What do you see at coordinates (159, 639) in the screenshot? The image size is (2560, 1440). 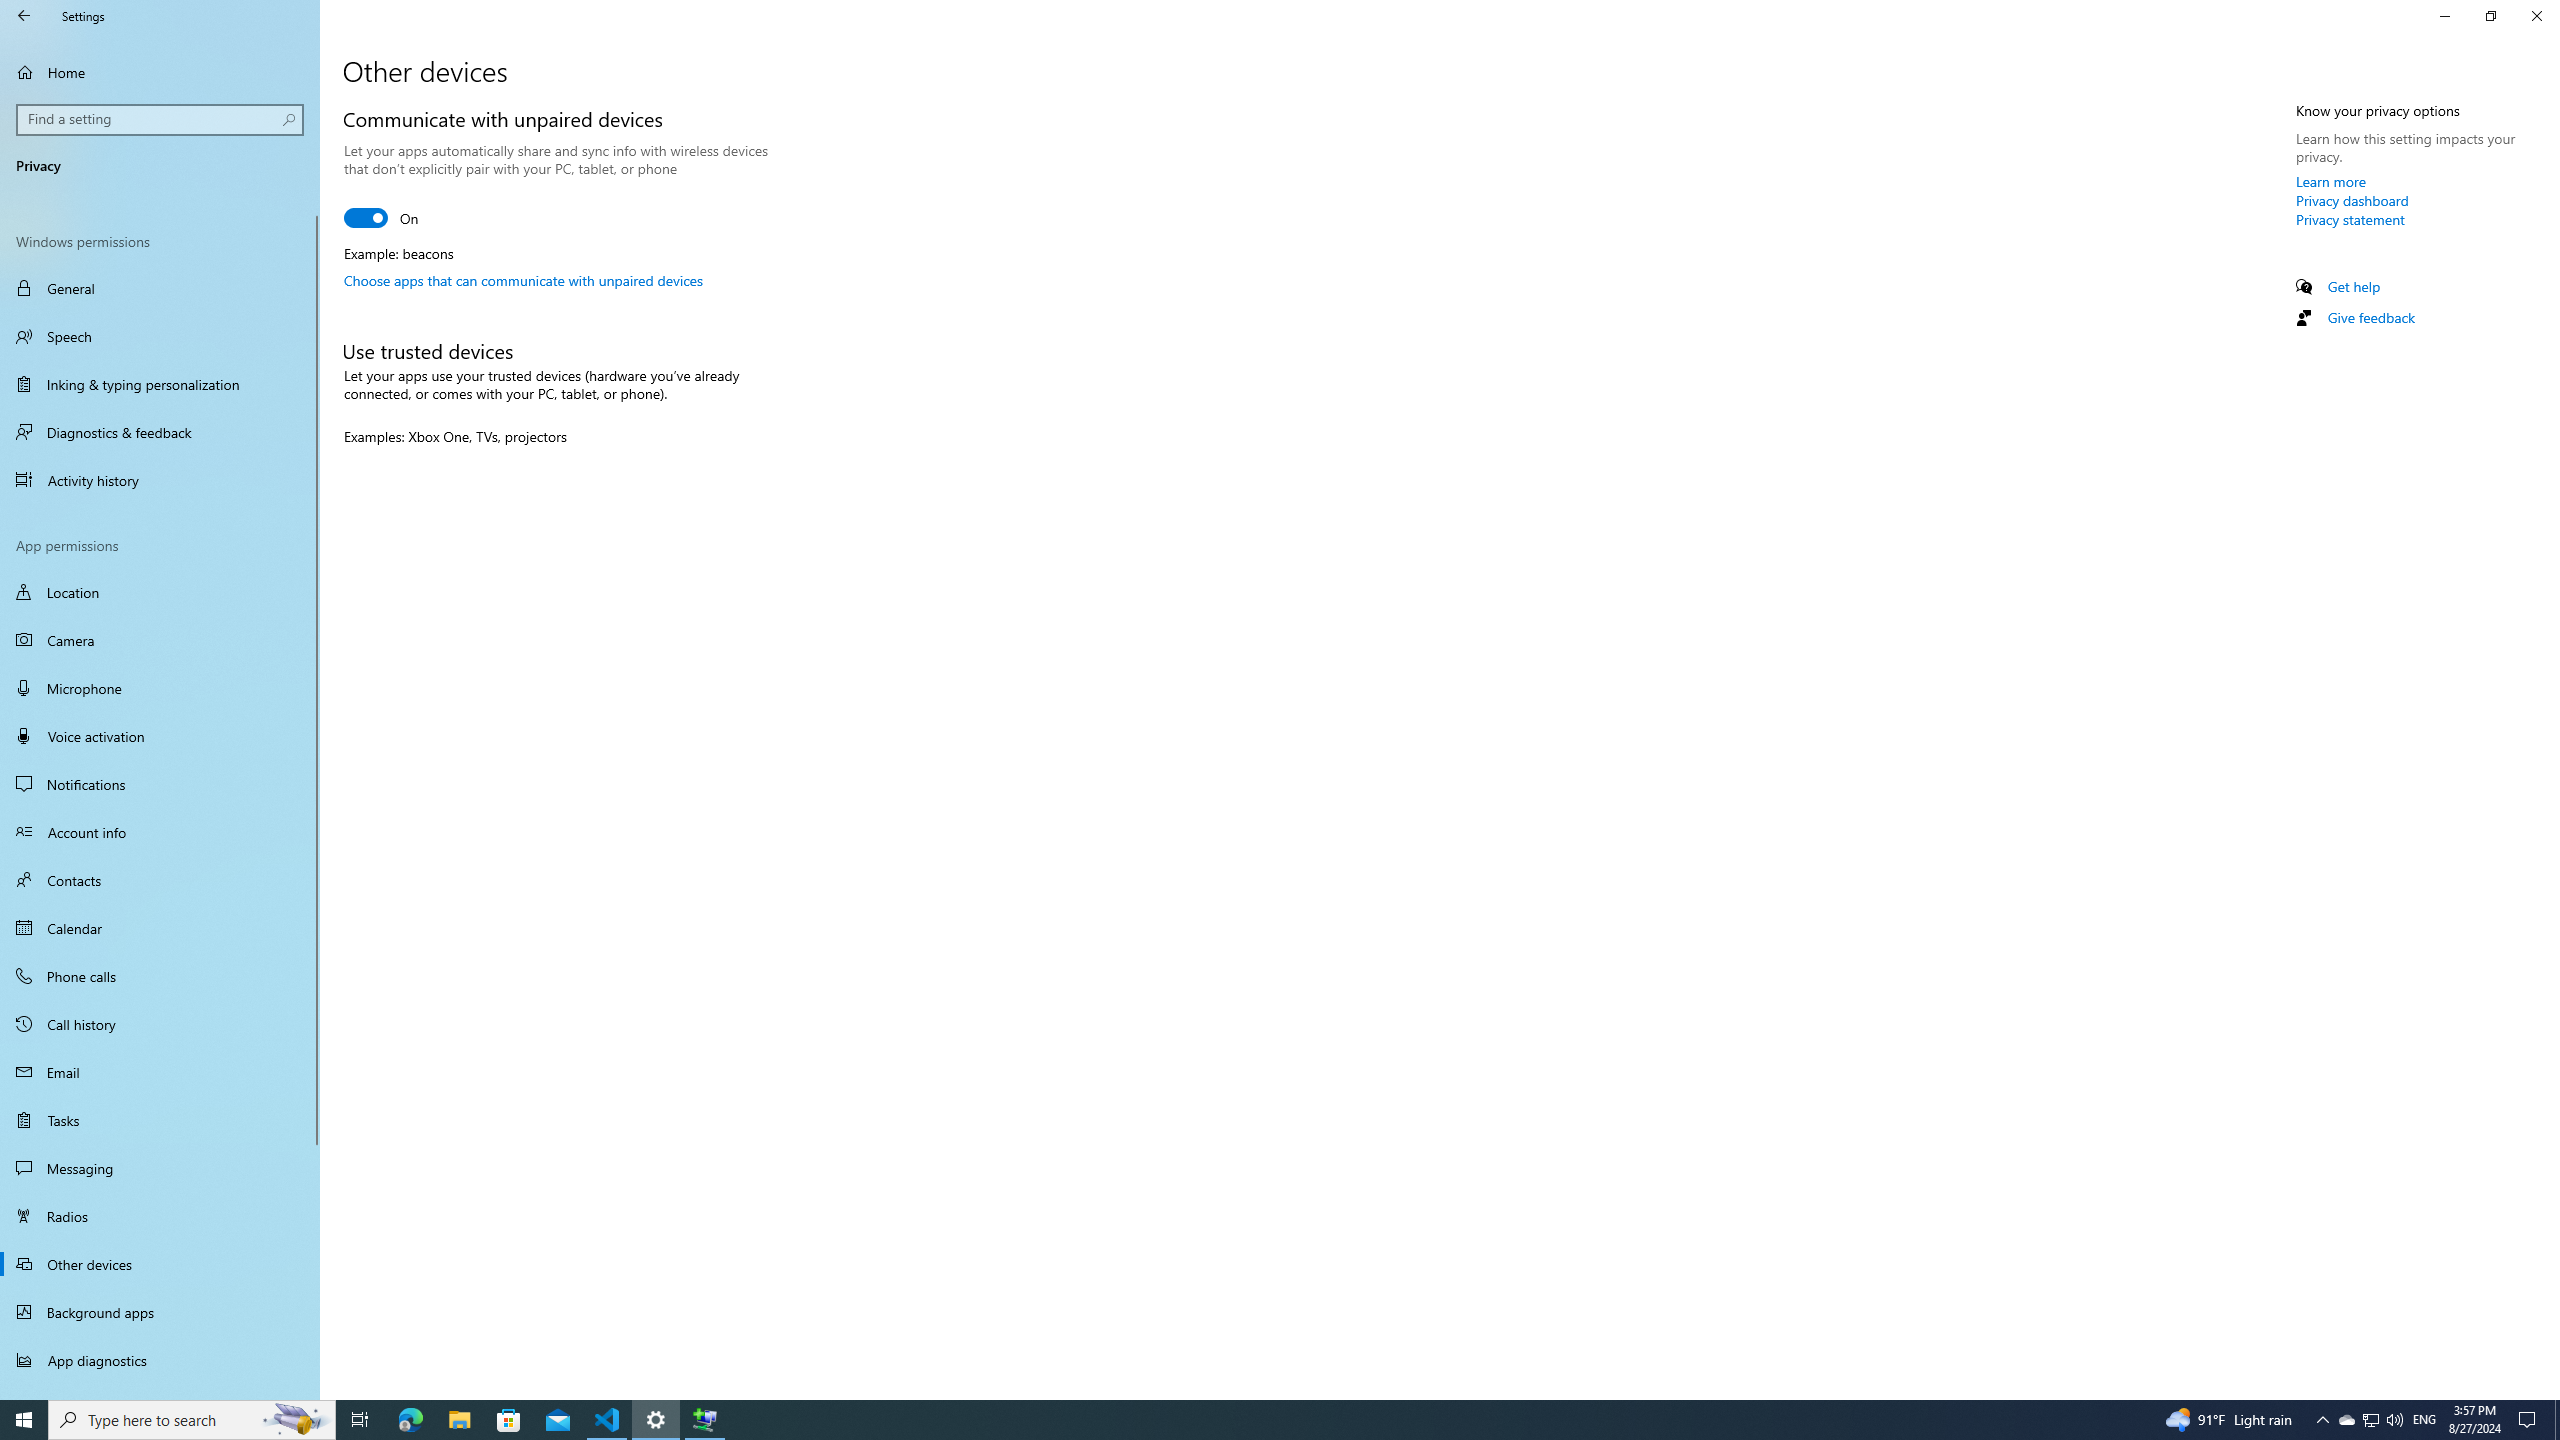 I see `'Camera'` at bounding box center [159, 639].